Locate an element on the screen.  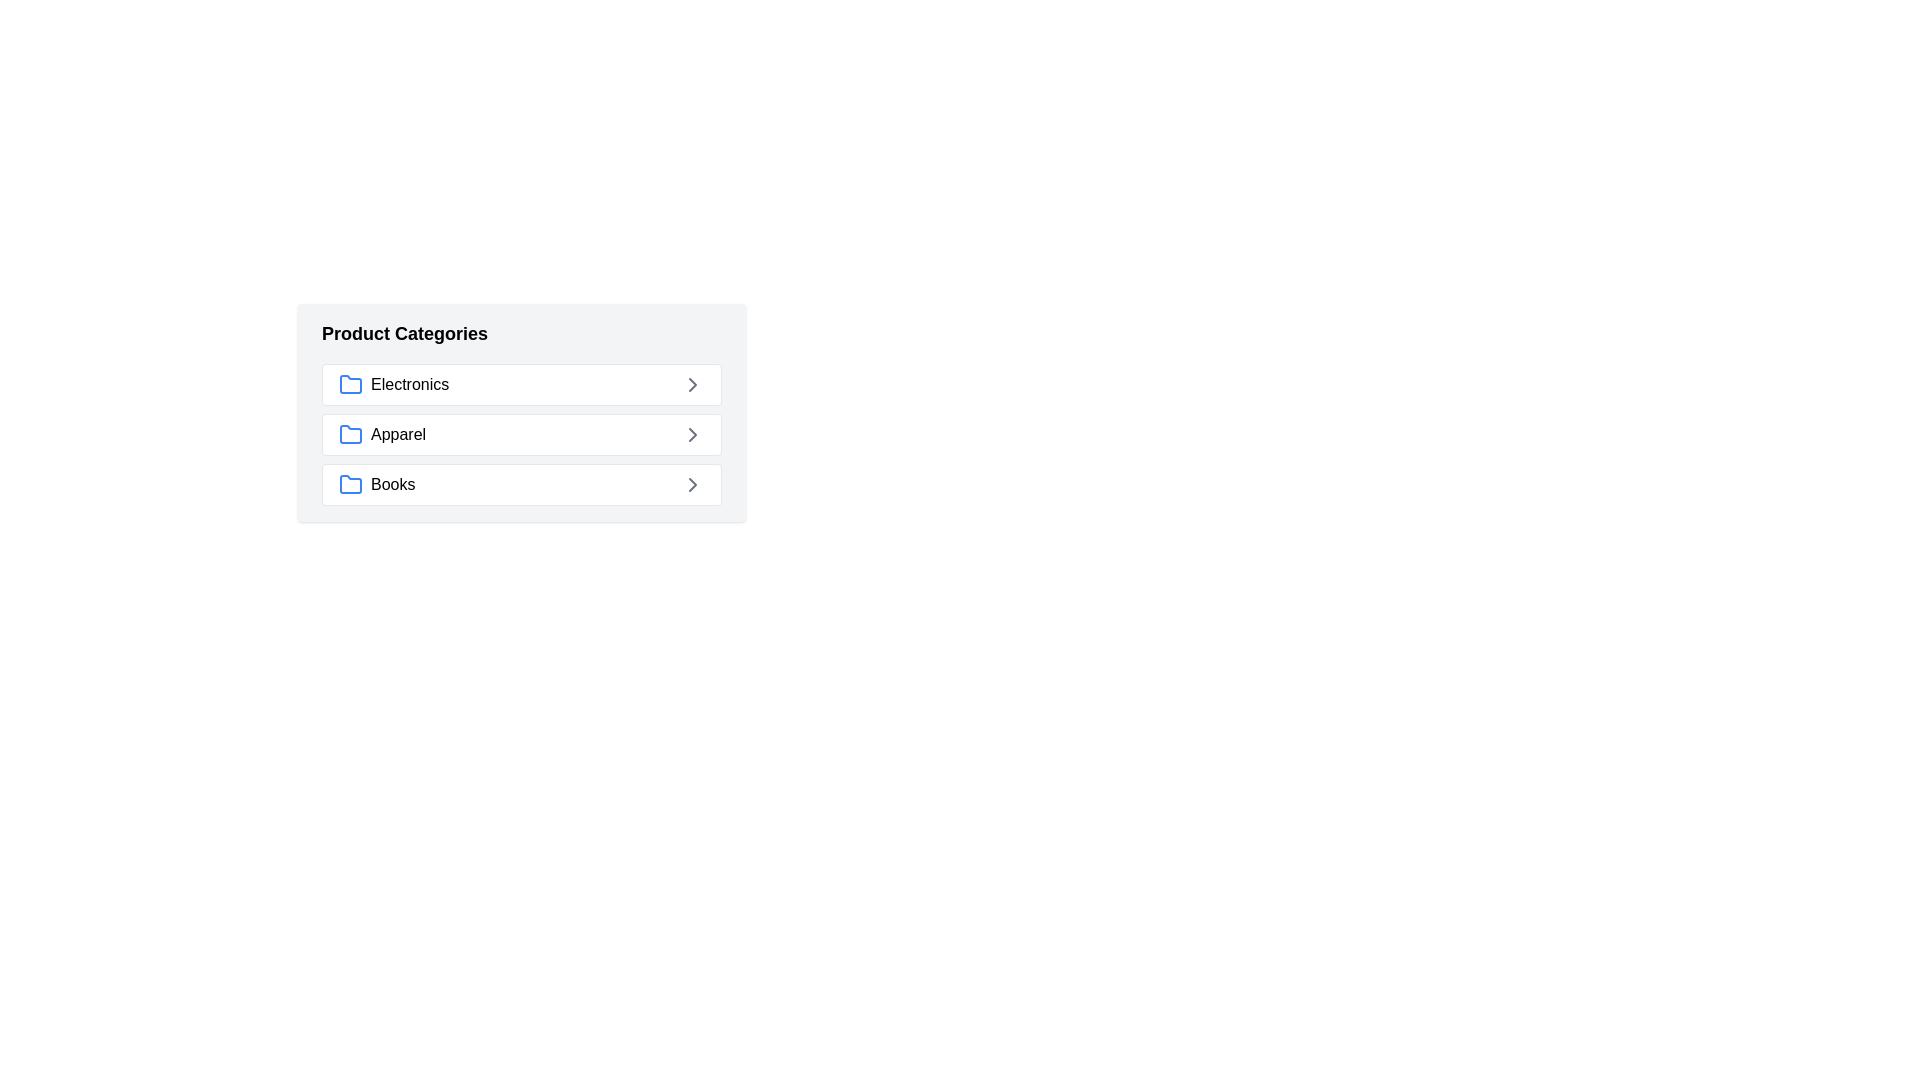
the folder icon that represents the 'Apparel' category in the Product Categories list is located at coordinates (350, 433).